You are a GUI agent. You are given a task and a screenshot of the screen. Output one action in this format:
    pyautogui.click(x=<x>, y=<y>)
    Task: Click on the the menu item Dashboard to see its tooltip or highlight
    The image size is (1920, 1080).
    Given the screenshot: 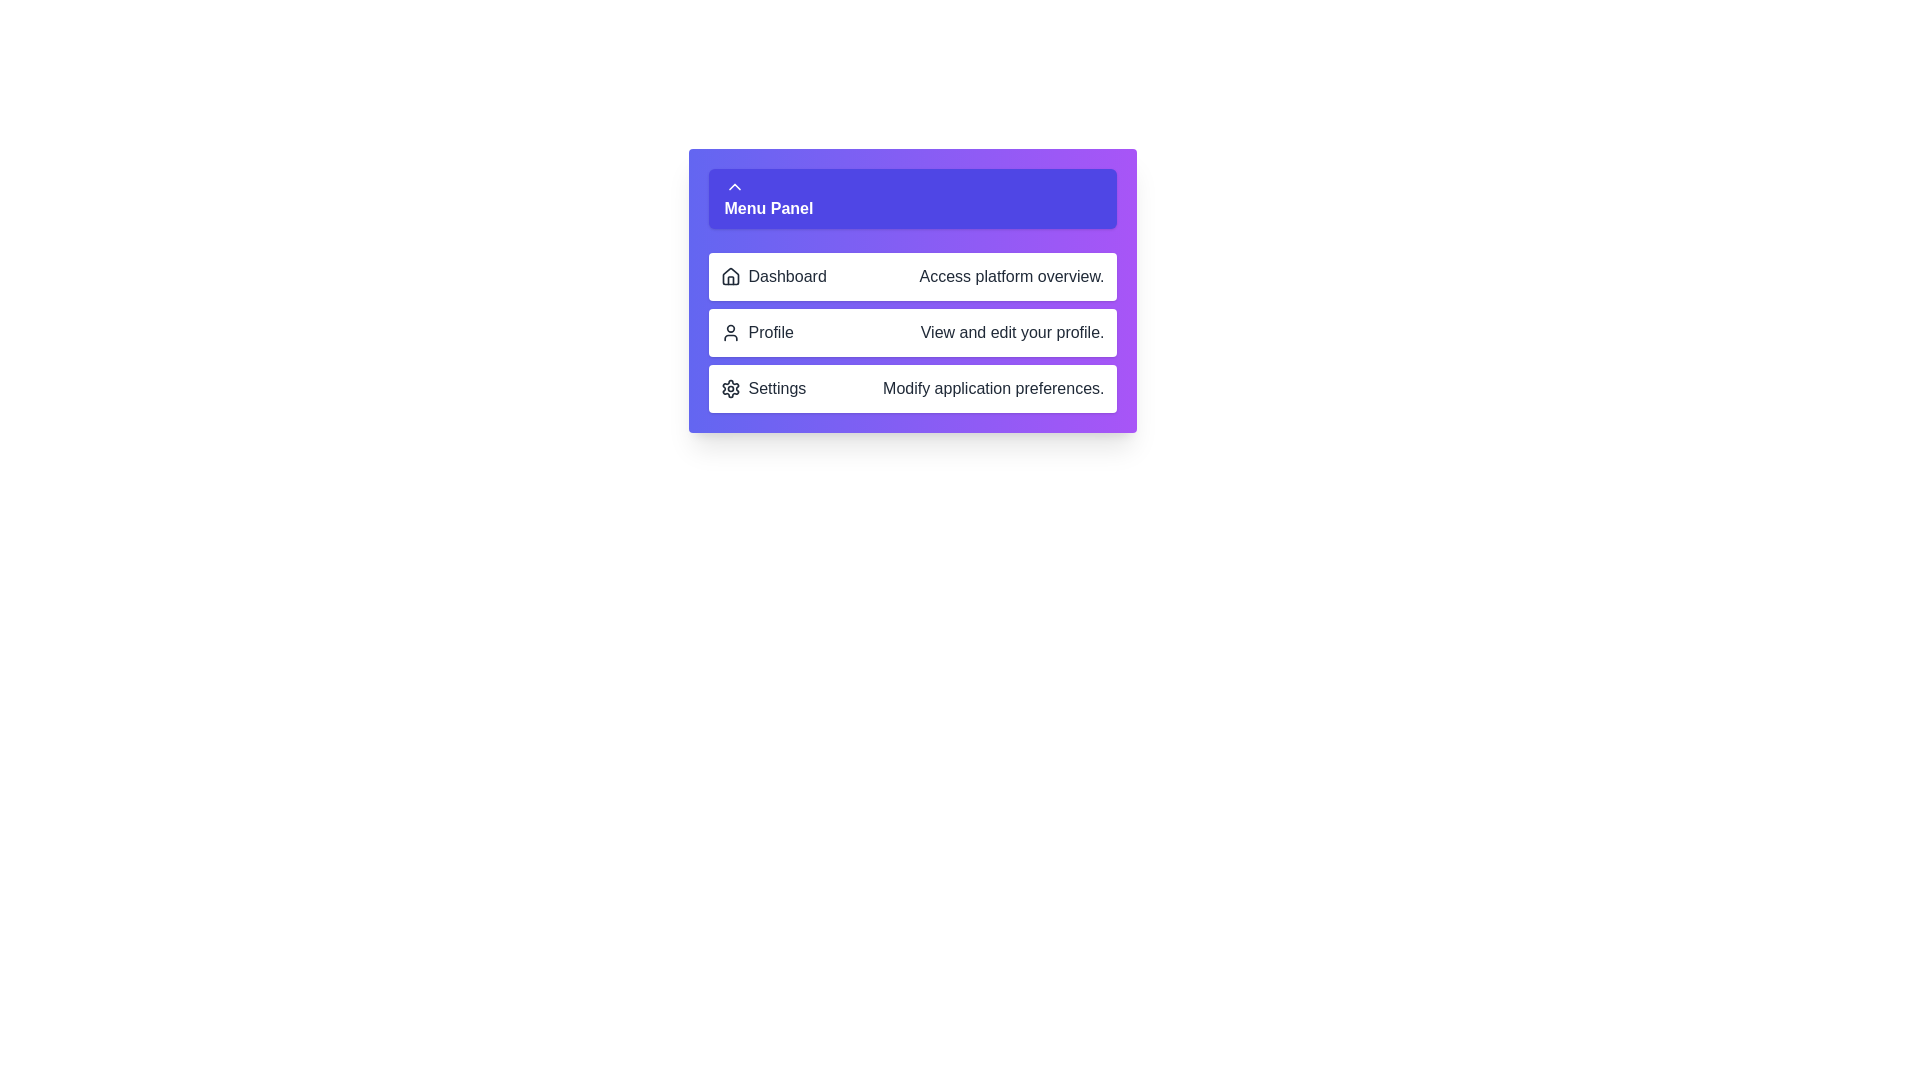 What is the action you would take?
    pyautogui.click(x=911, y=277)
    